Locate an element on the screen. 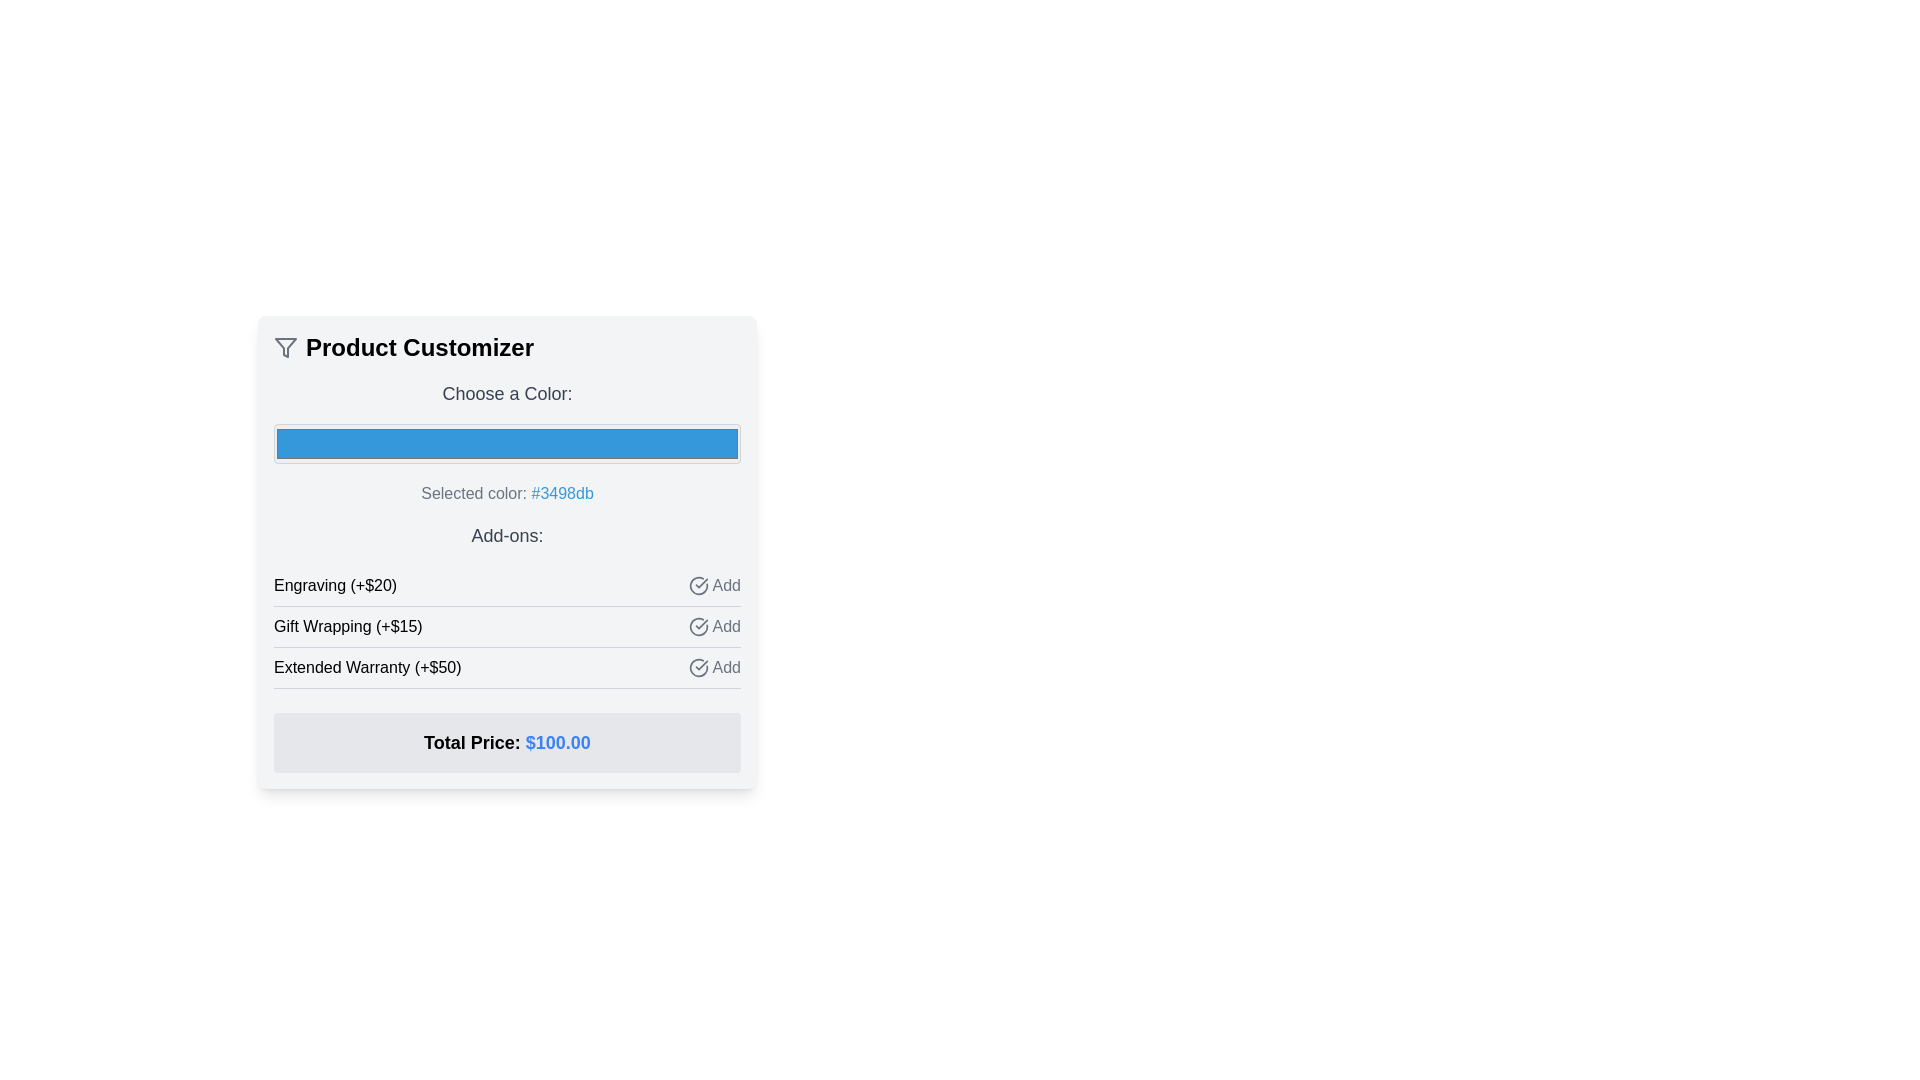 This screenshot has height=1080, width=1920. the 'Gift Wrapping (+$15)' button located in the rightmost position of the second row under the 'Add-ons' section is located at coordinates (714, 626).